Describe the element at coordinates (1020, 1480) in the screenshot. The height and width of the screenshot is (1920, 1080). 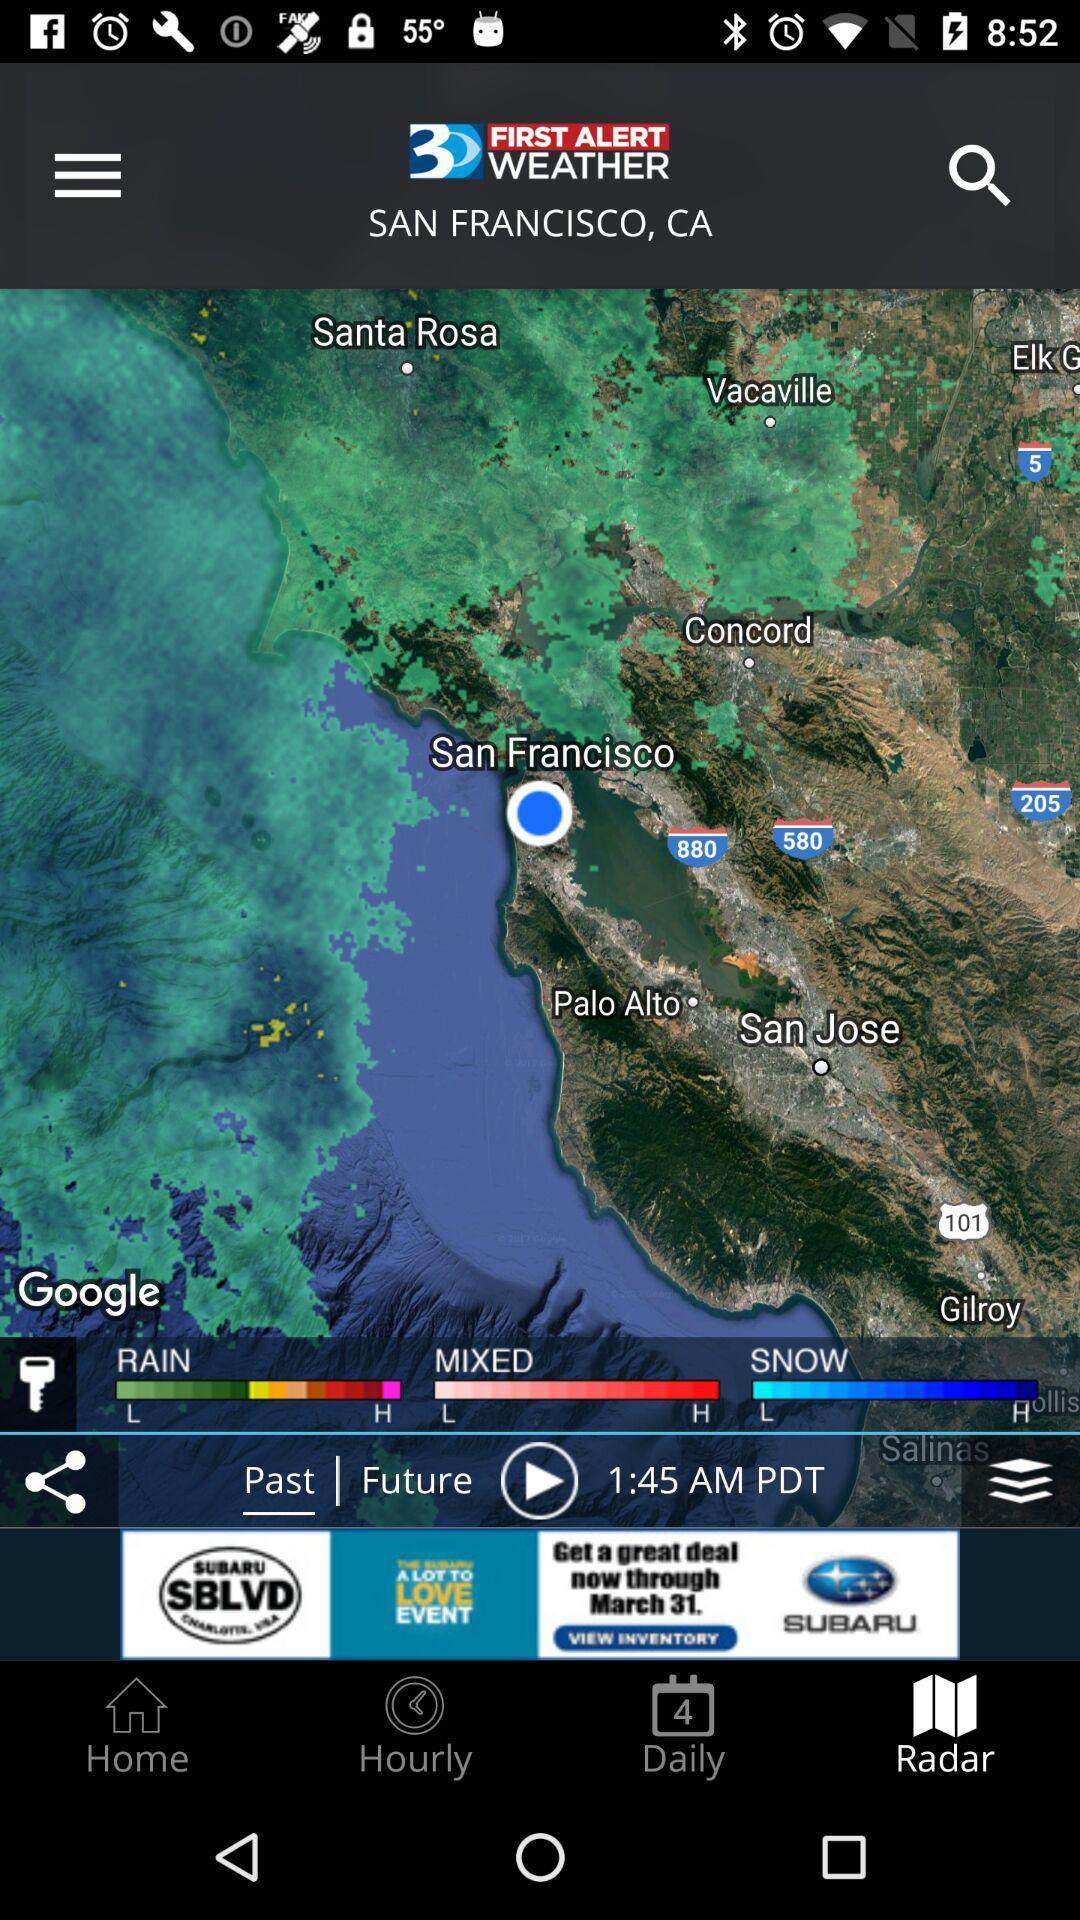
I see `the layers icon` at that location.